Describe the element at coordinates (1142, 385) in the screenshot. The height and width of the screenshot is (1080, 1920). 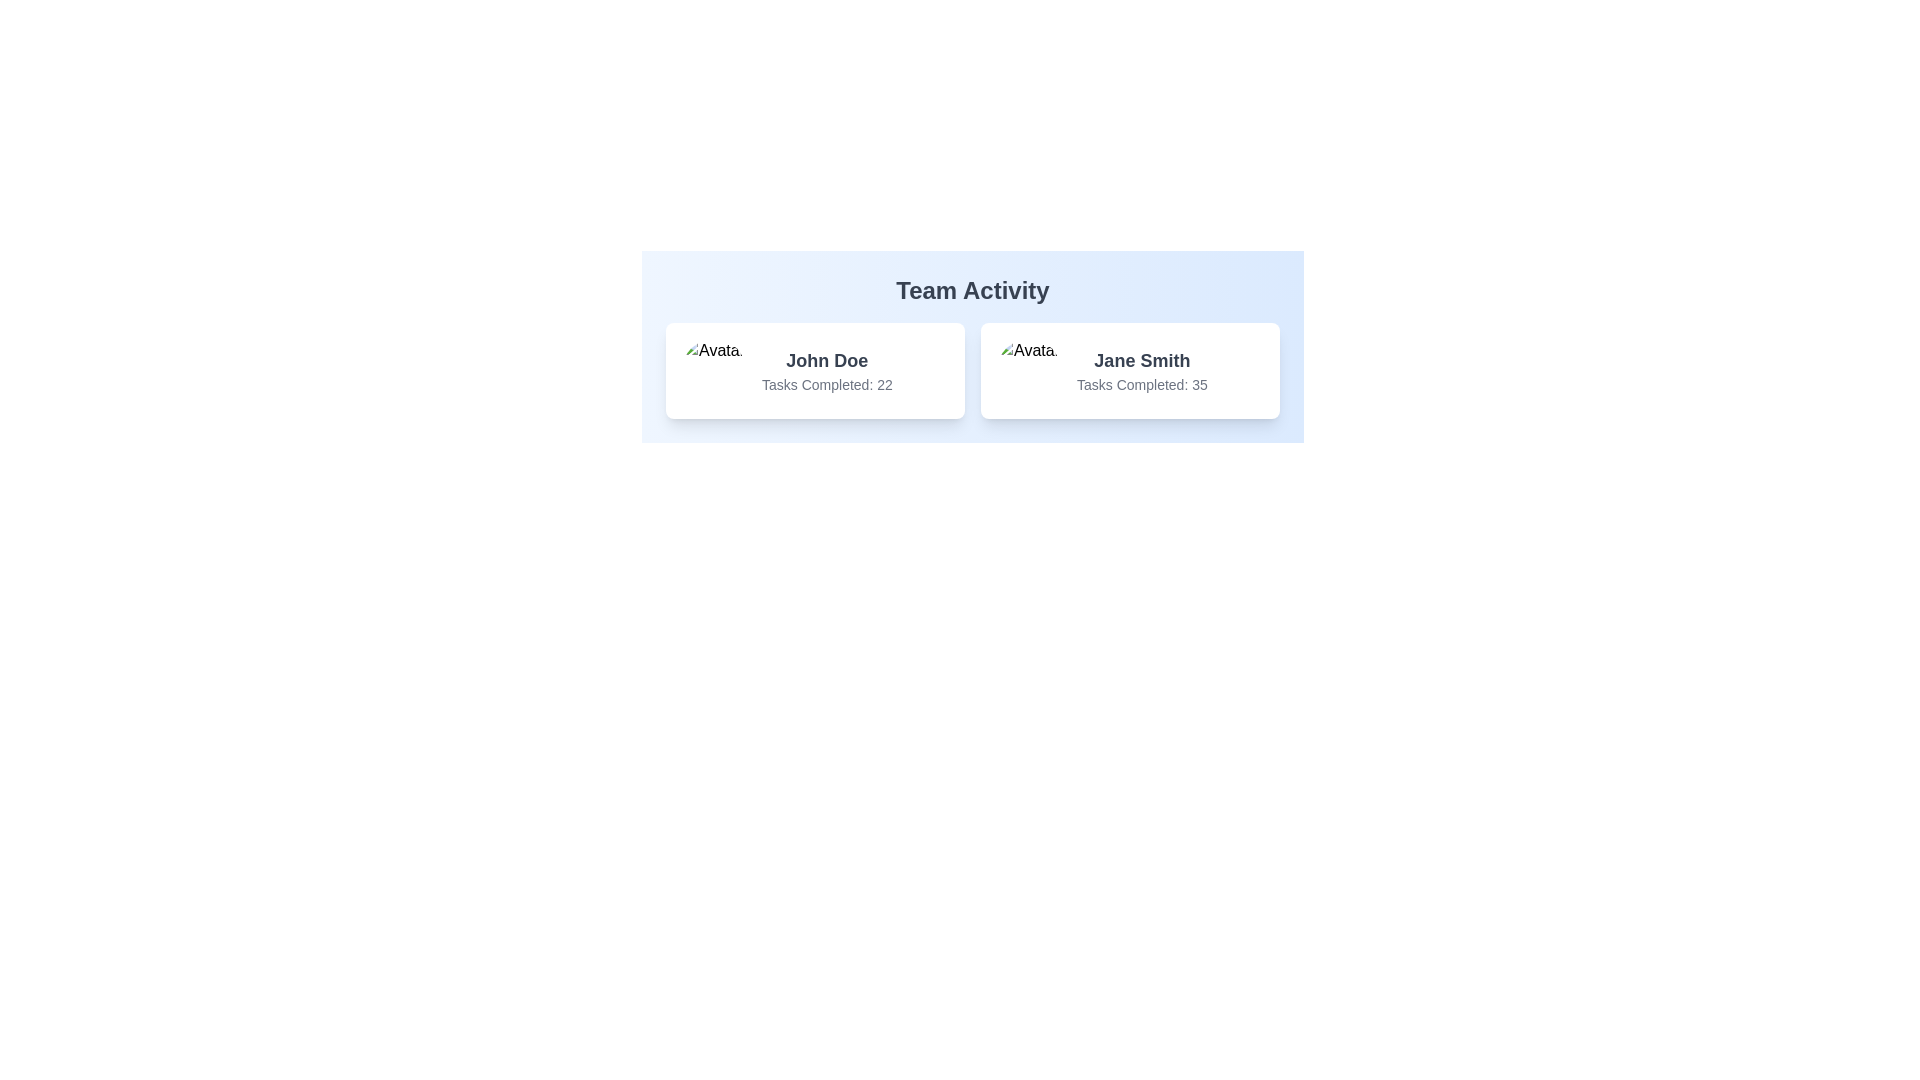
I see `text label displaying 'Tasks Completed: 35' located below the name 'Jane Smith' in the 'Team Activity' section` at that location.